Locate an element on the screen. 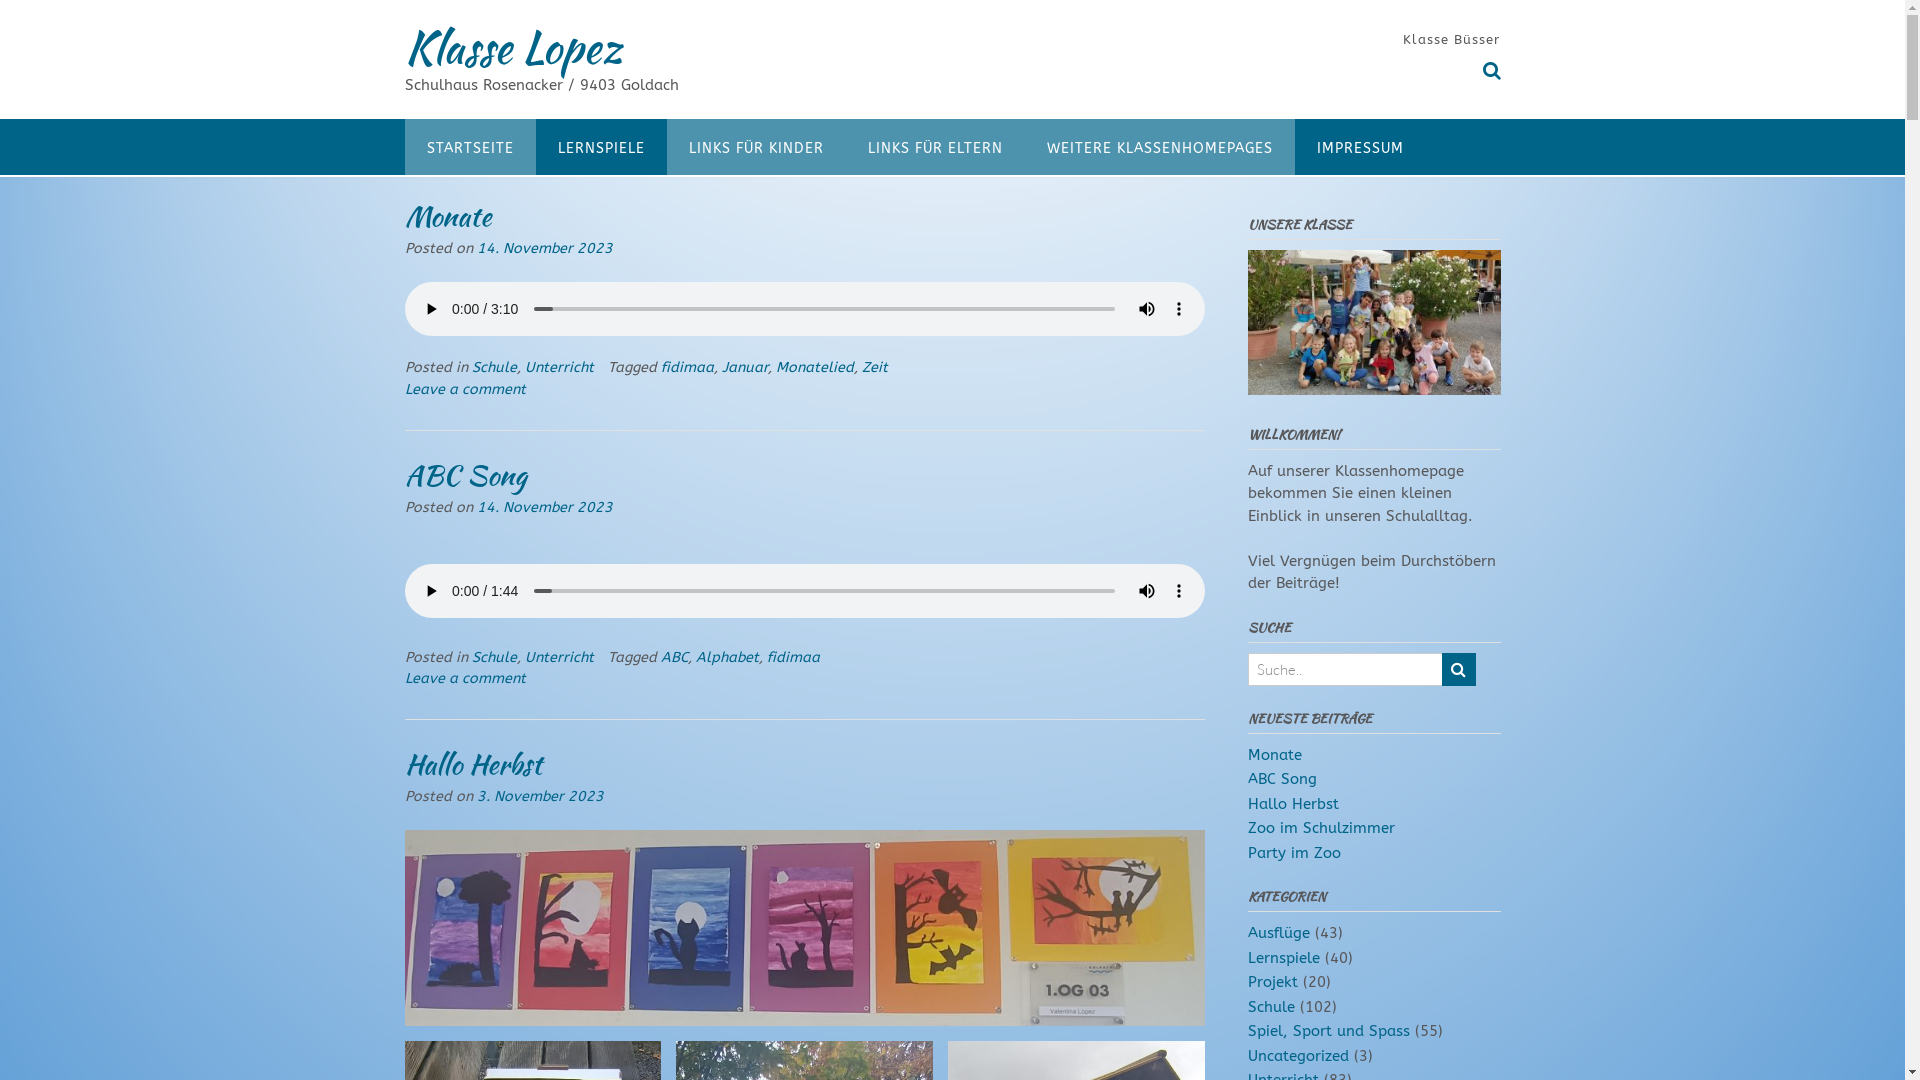 The width and height of the screenshot is (1920, 1080). 'Januar' is located at coordinates (720, 367).